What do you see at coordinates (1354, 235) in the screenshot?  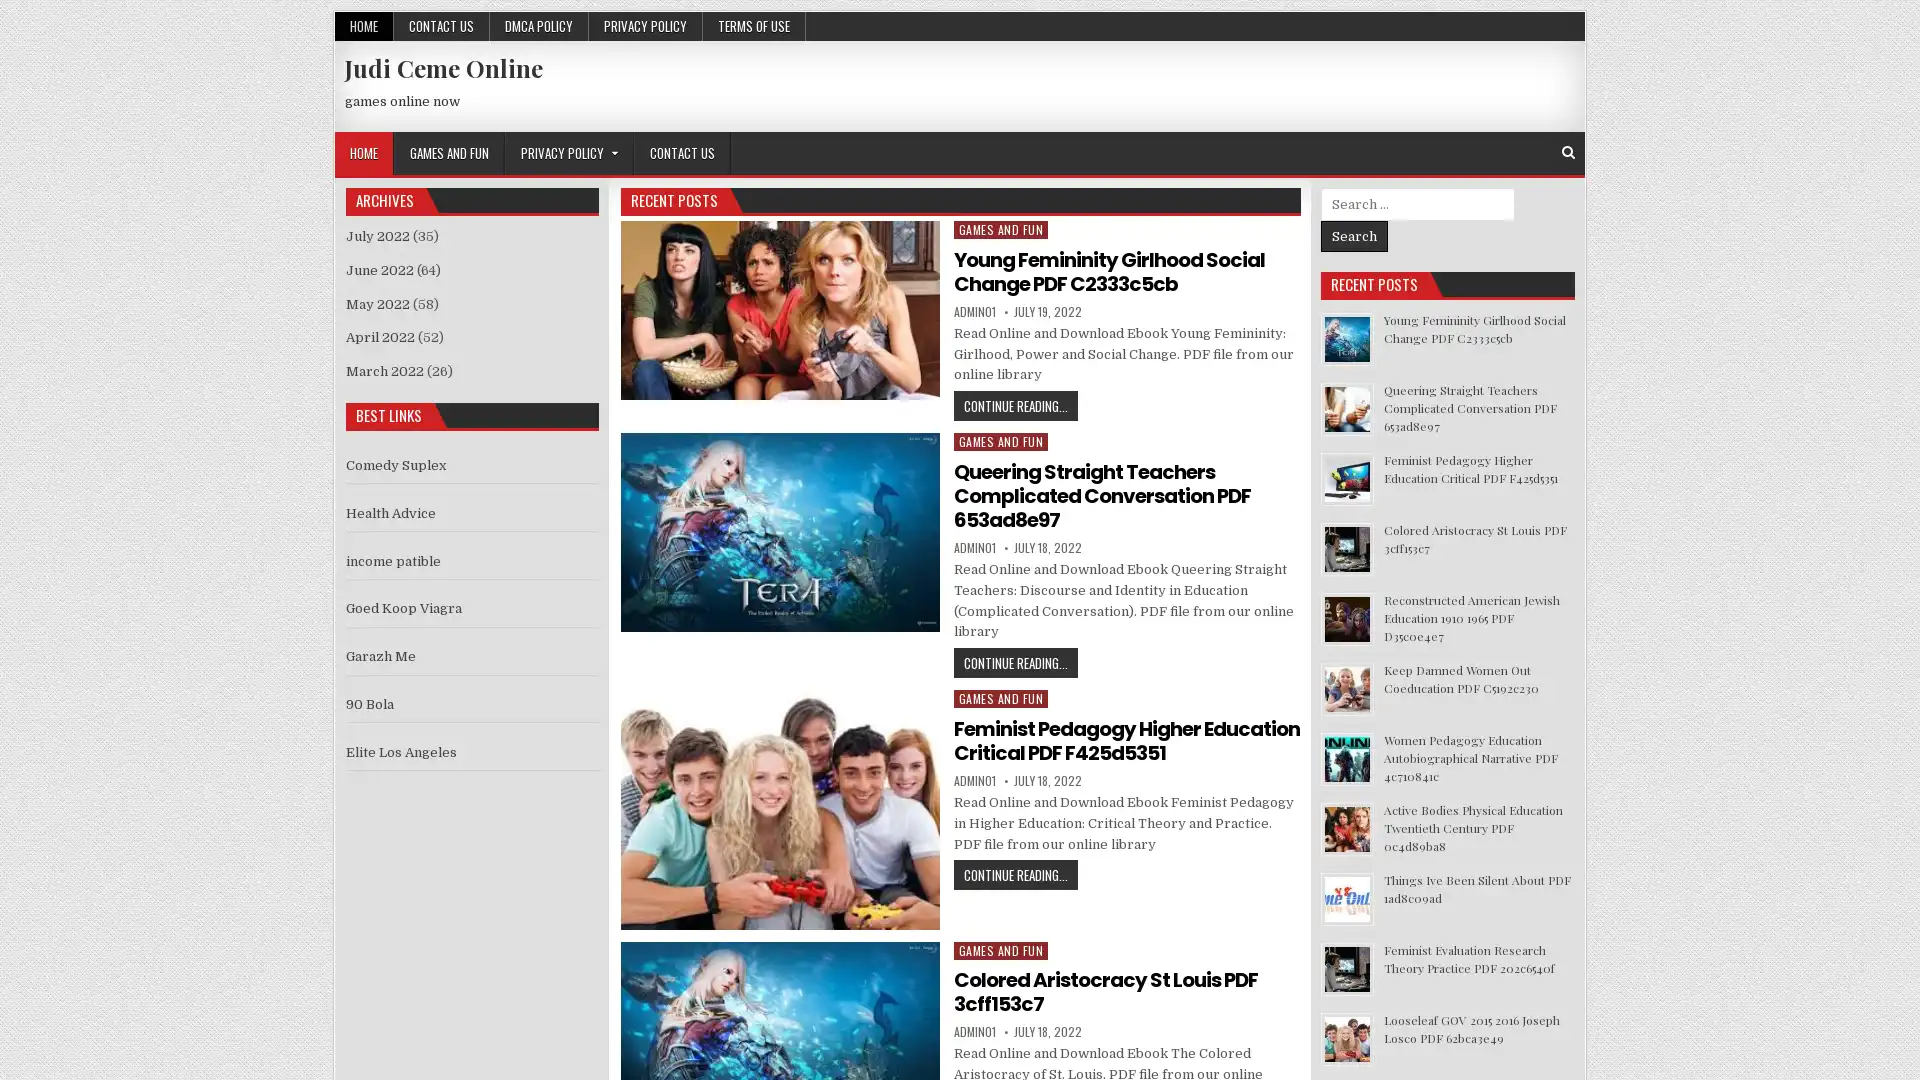 I see `Search` at bounding box center [1354, 235].